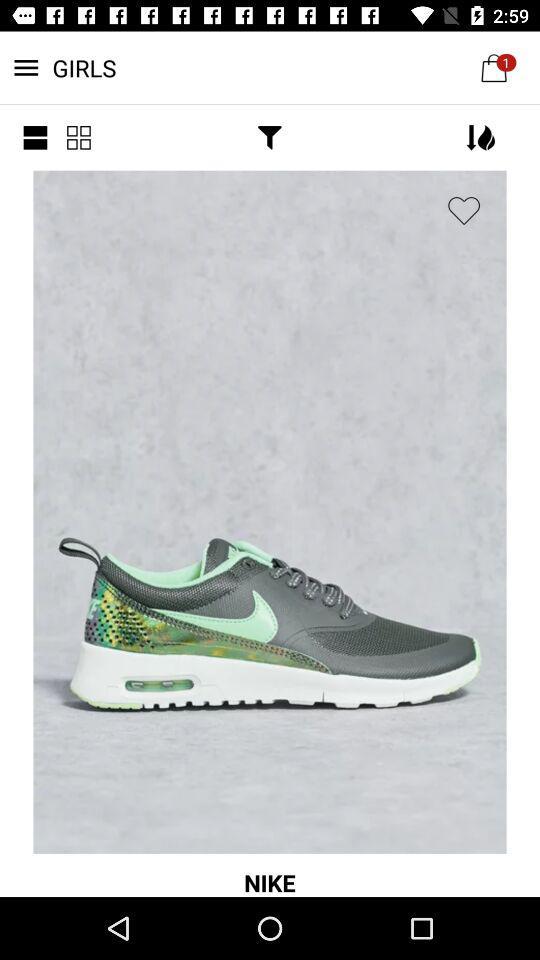 This screenshot has height=960, width=540. I want to click on the first icon from left in the row shown below girls, so click(35, 136).